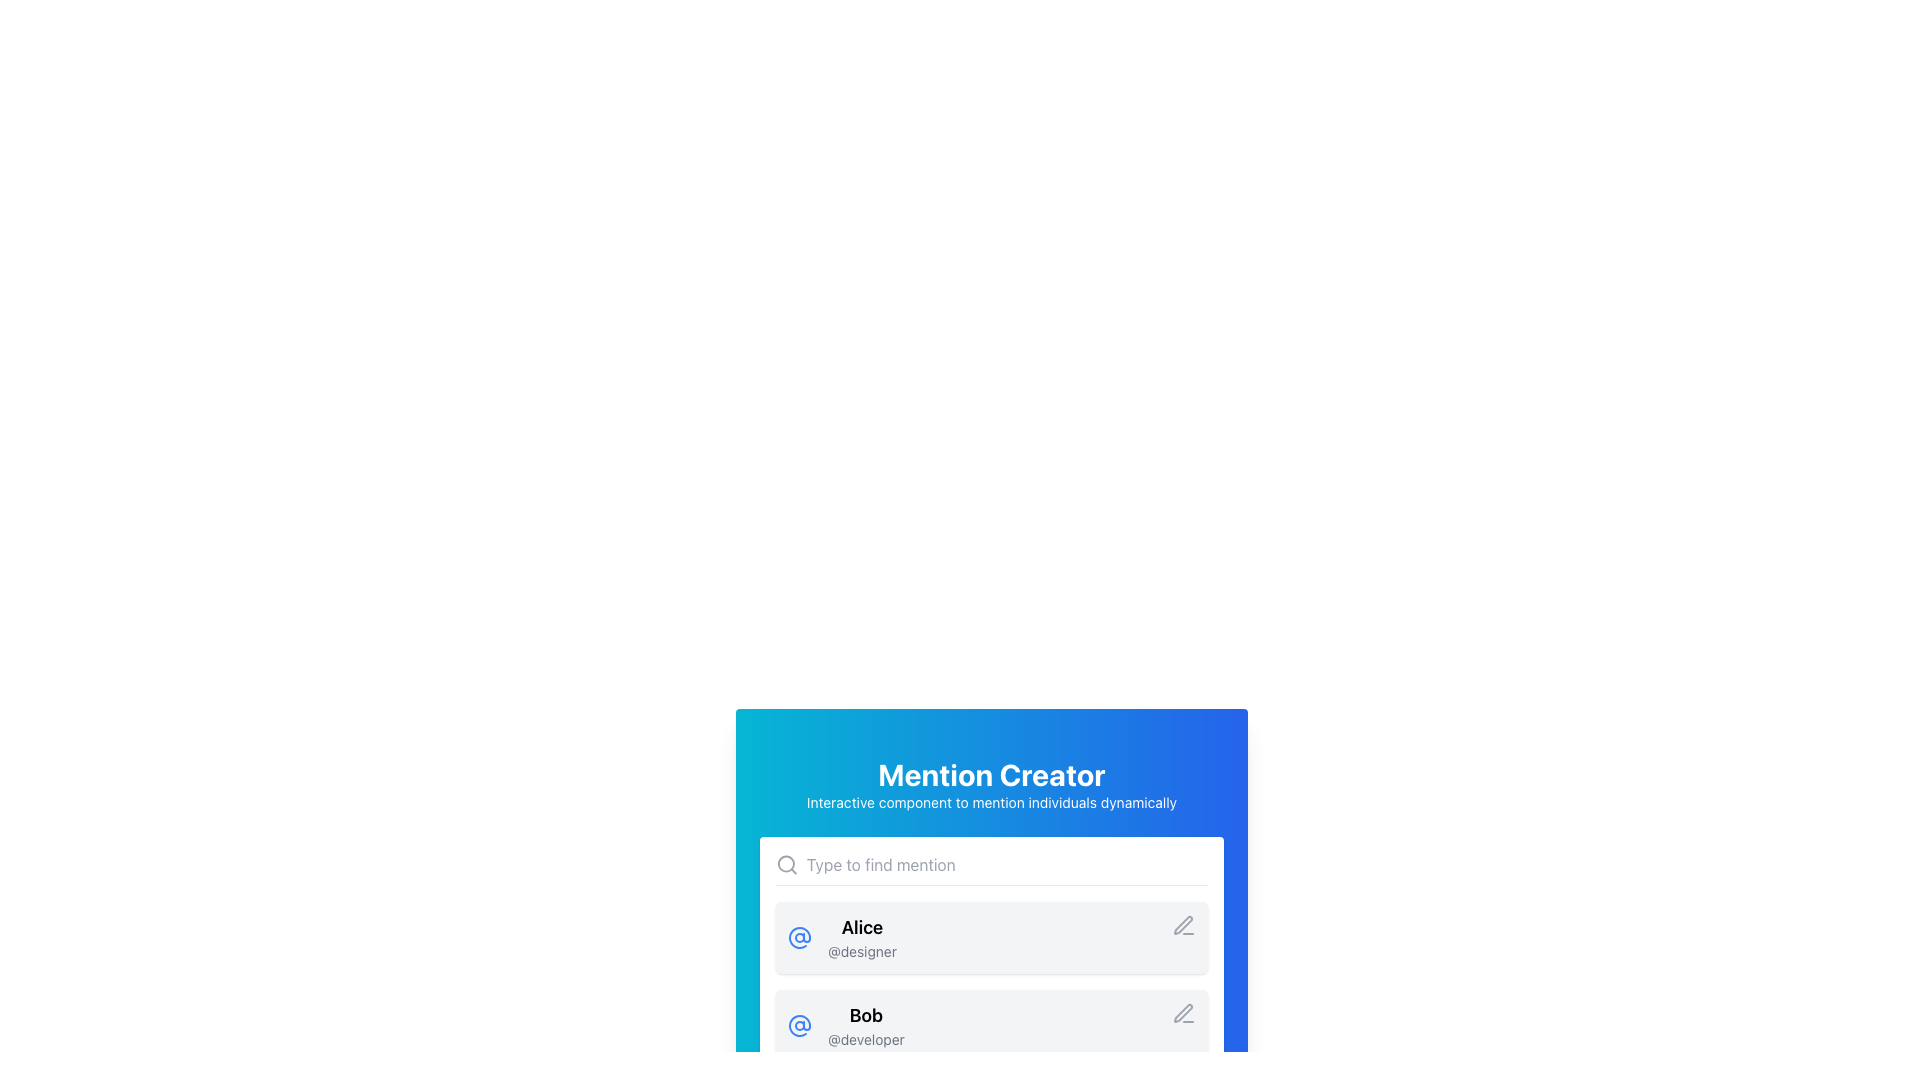  I want to click on the lower '@' icon associated with the name 'Bob', so click(800, 1026).